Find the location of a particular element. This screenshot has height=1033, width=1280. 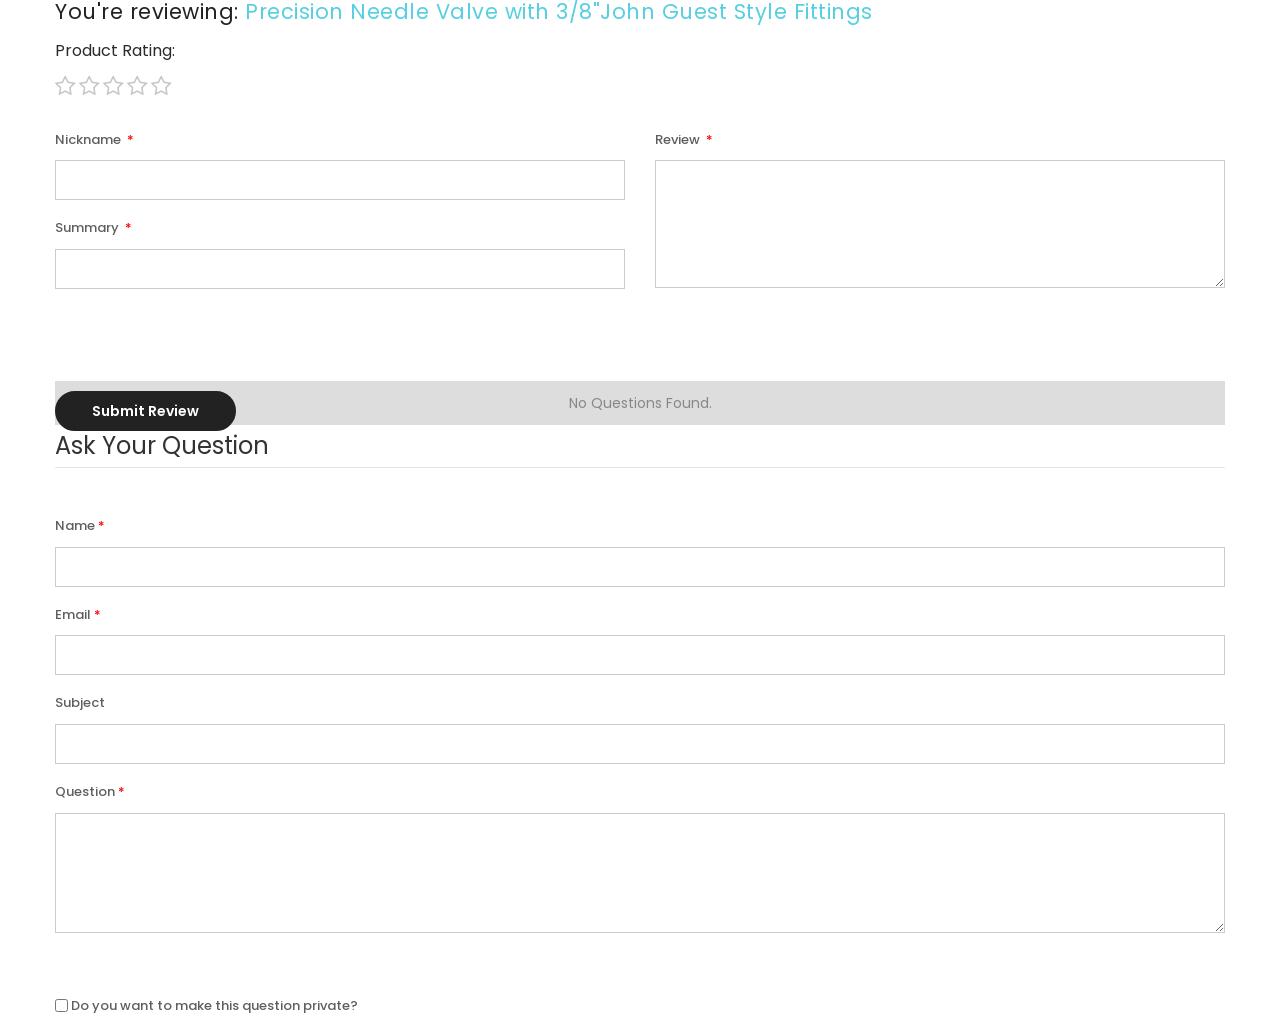

'Submit Review' is located at coordinates (144, 409).